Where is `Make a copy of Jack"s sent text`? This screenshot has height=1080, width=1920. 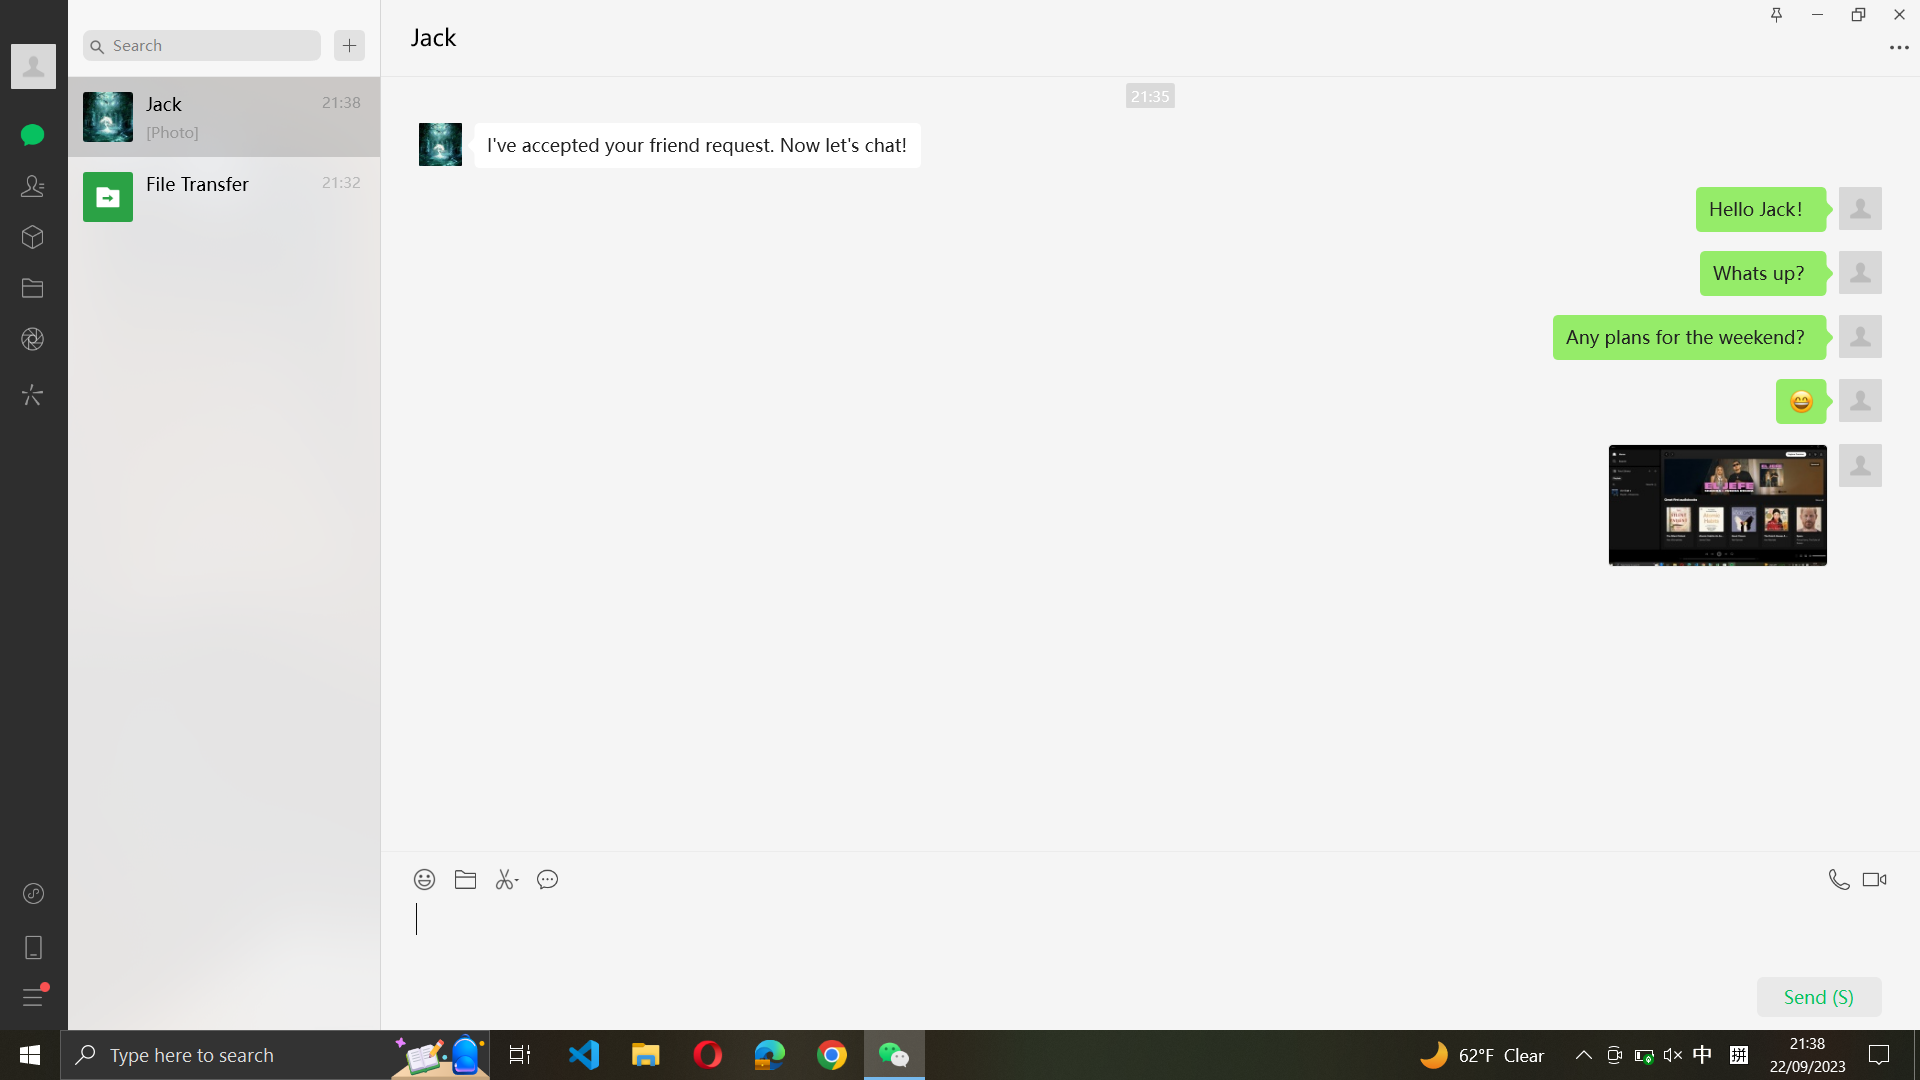
Make a copy of Jack"s sent text is located at coordinates (696, 145).